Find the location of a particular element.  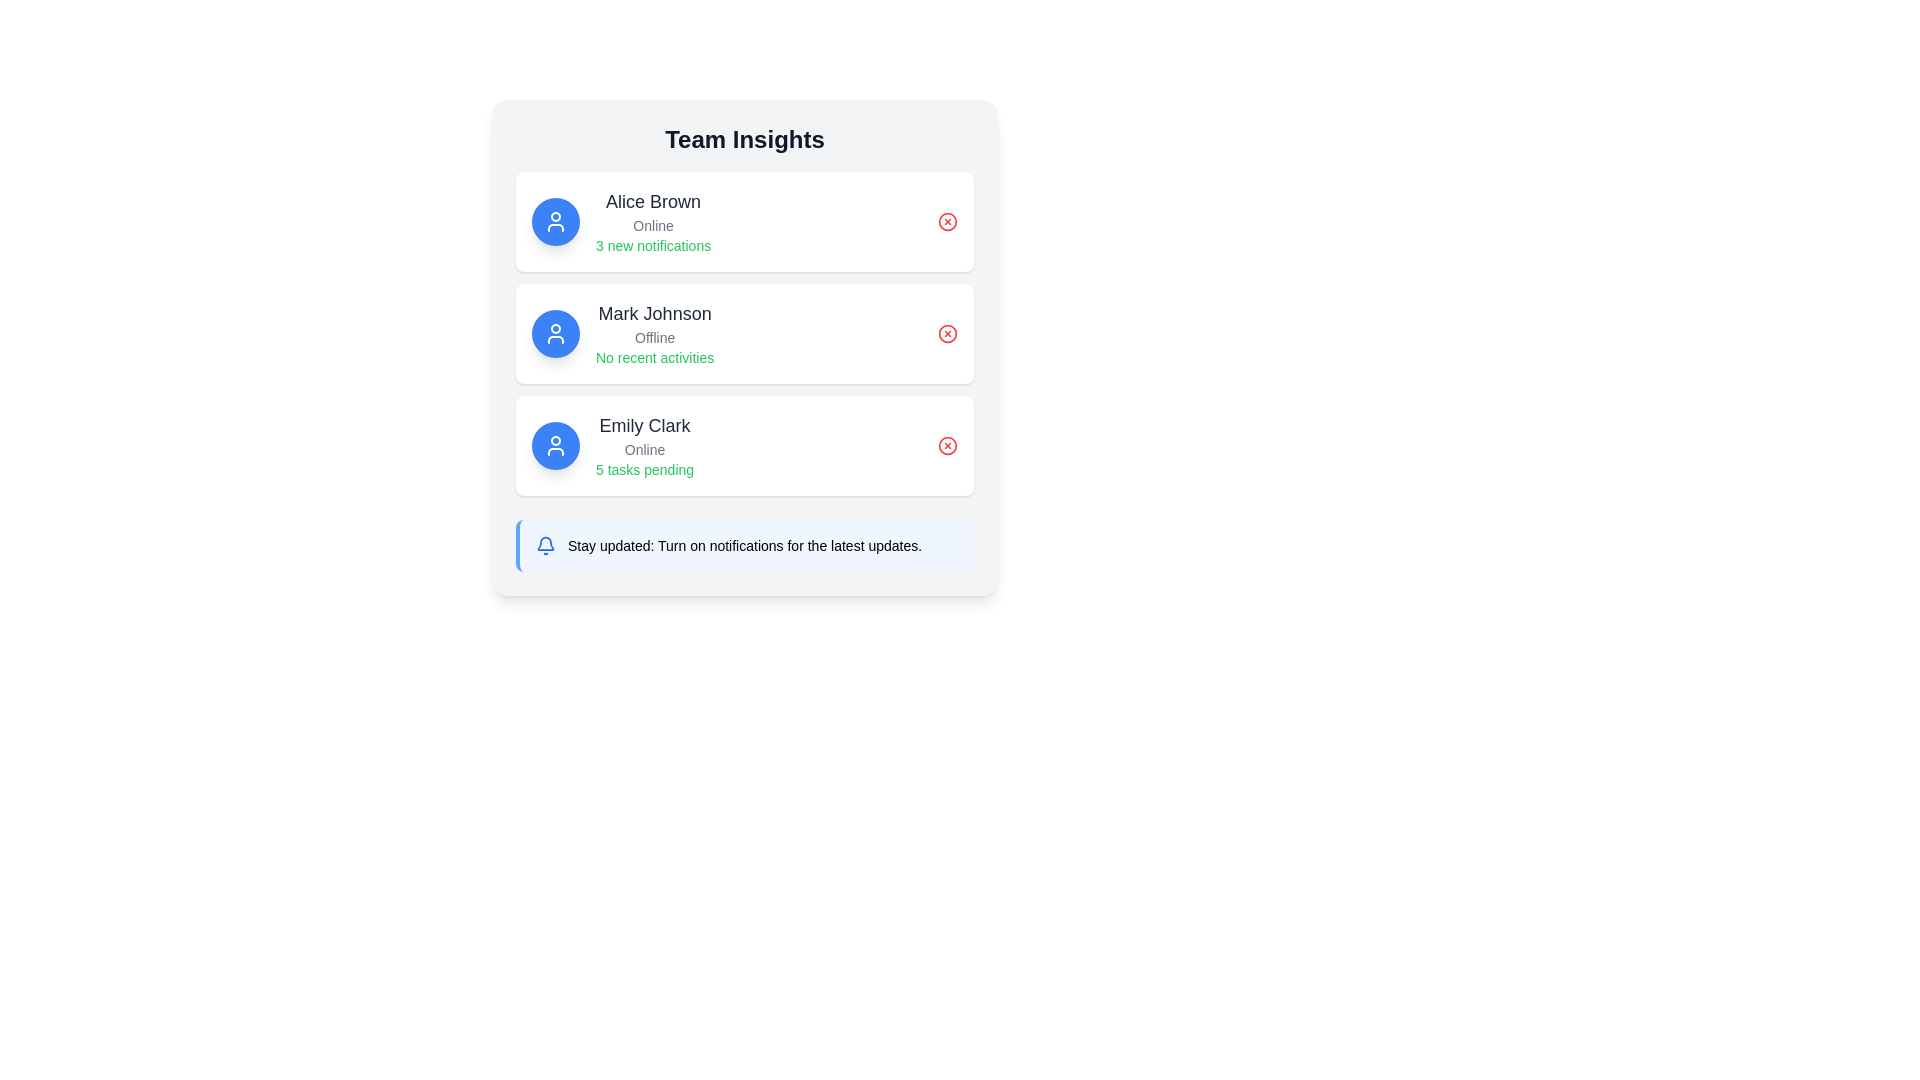

the text label indicating Mark Johnson's online status, which shows that he is currently offline, located below his name in the middle card of the vertical card list is located at coordinates (655, 337).